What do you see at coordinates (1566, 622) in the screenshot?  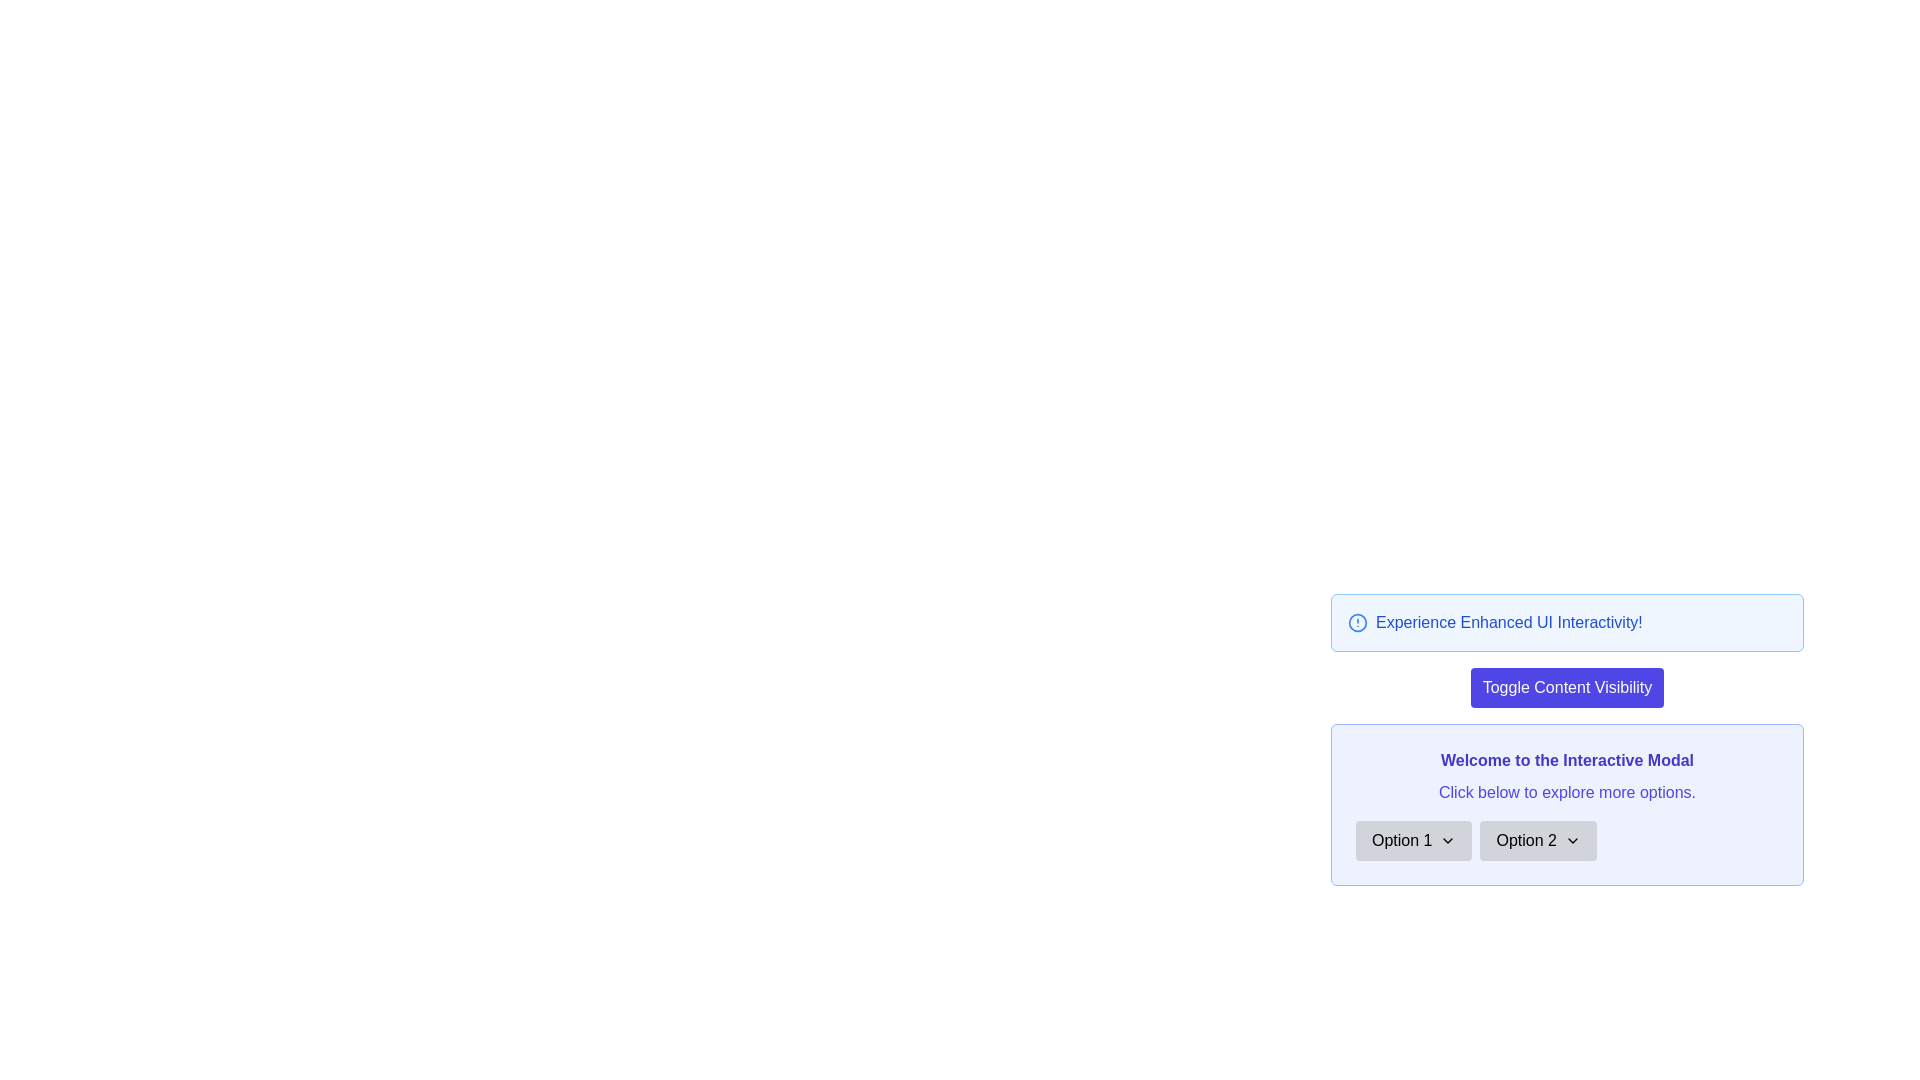 I see `the informative banner or notification box with a light blue background that contains a blue circle icon with an exclamation mark and bold text stating 'Experience Enhanced UI Interactivity!'` at bounding box center [1566, 622].